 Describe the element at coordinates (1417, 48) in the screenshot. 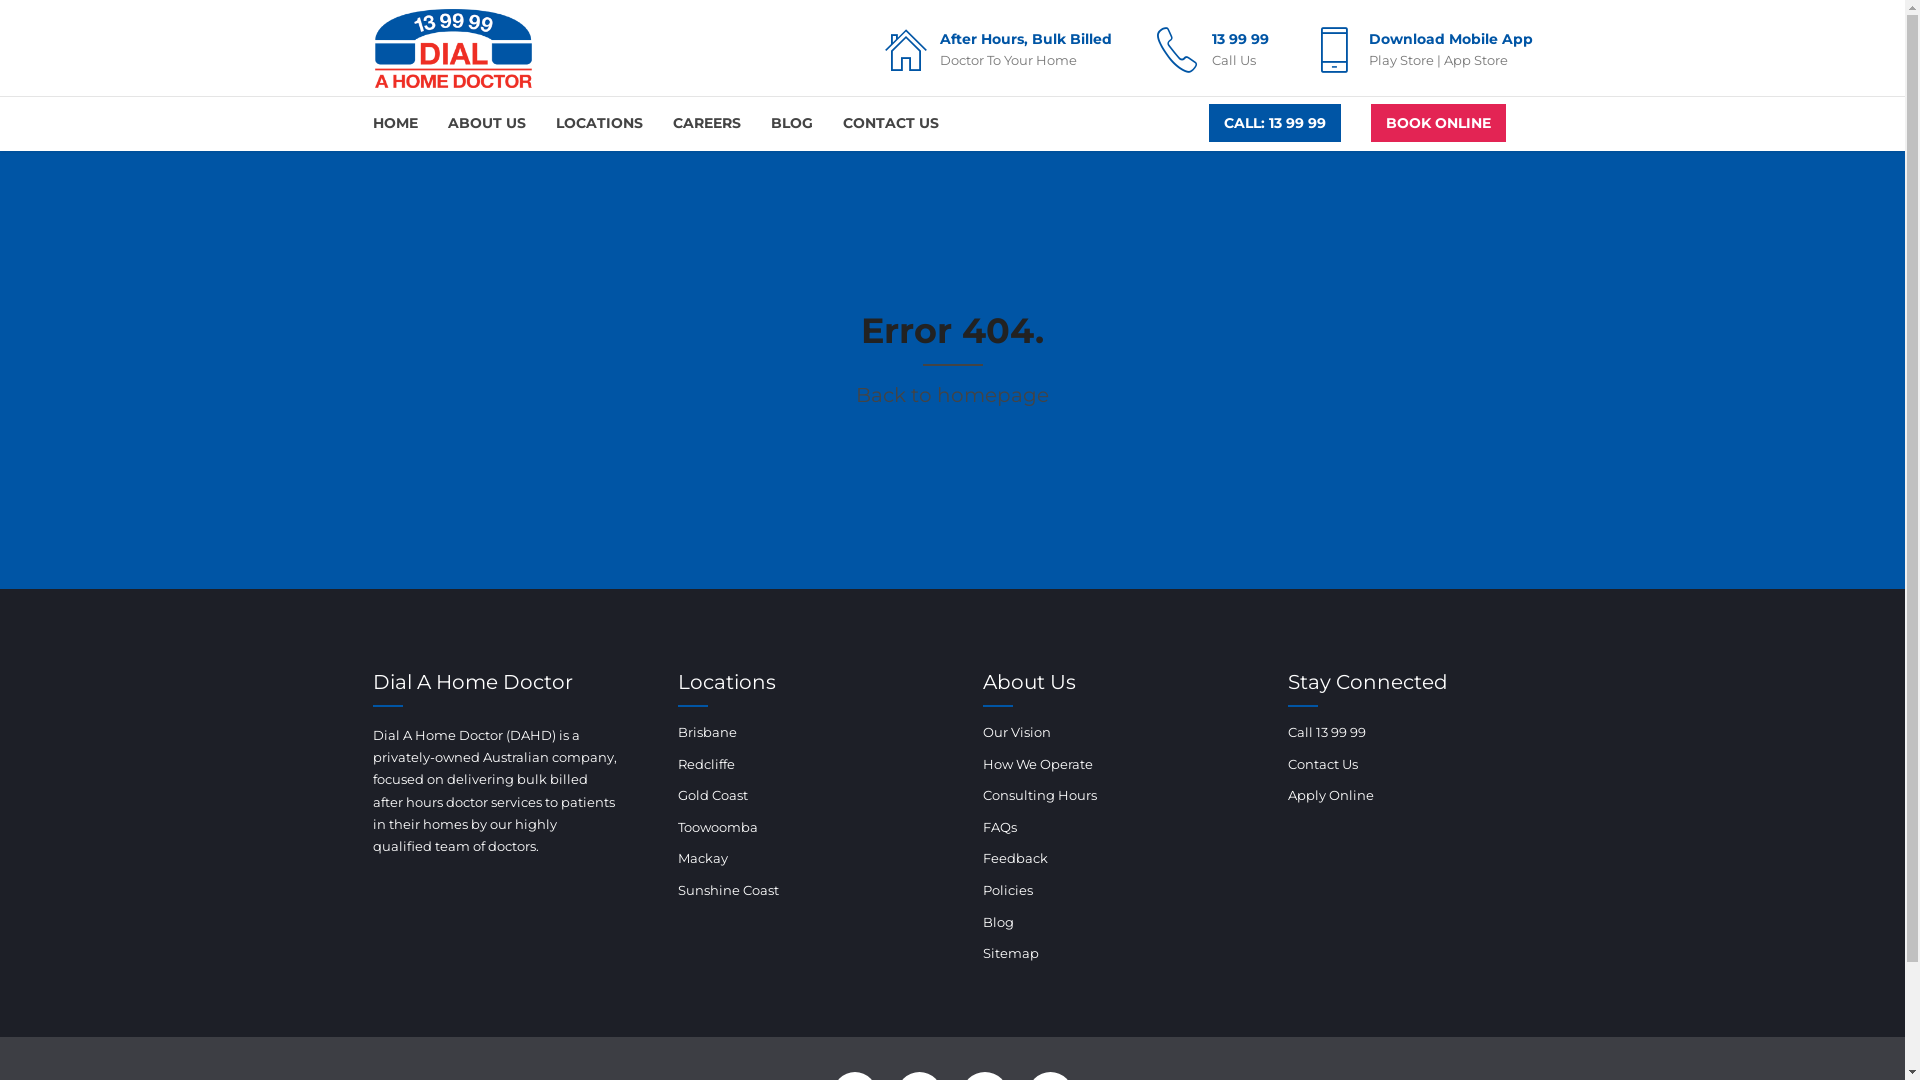

I see `'Download Mobile App` at that location.